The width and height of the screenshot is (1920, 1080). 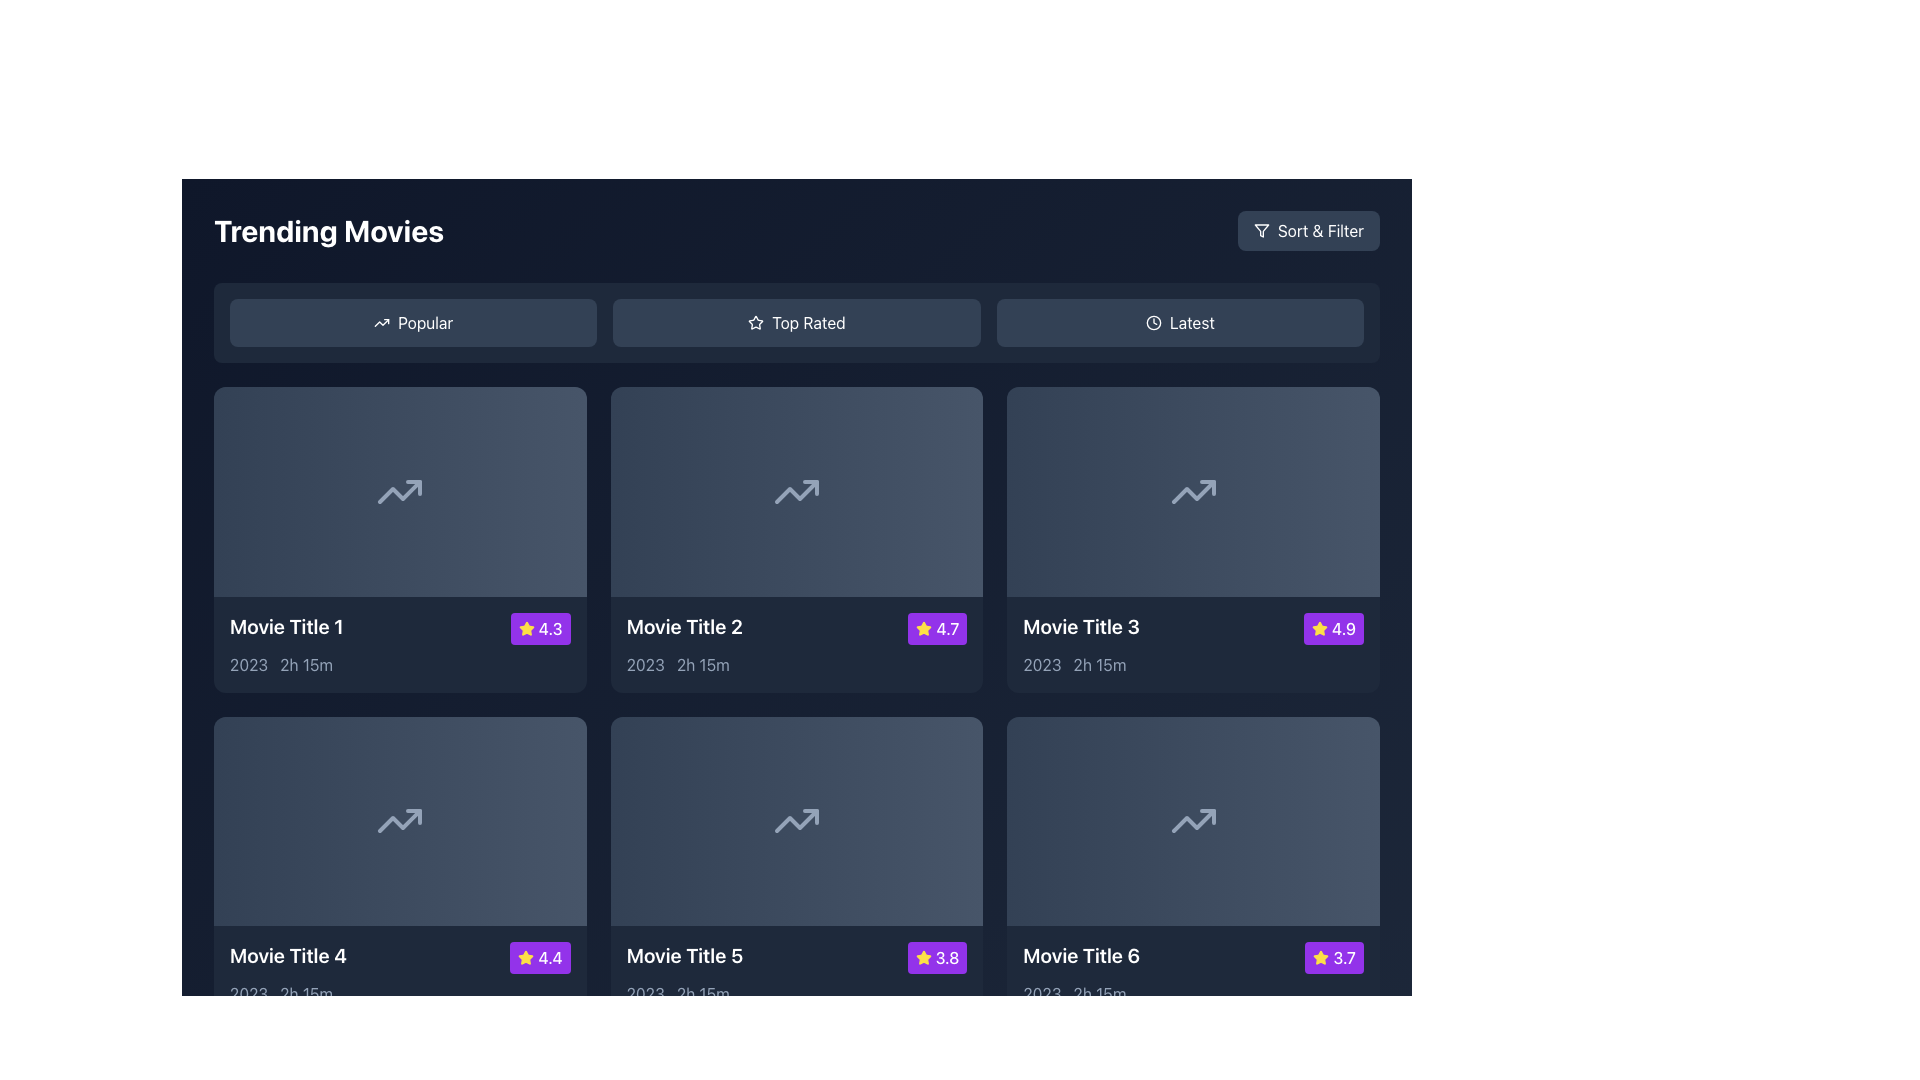 I want to click on the text element displaying '2h 15m' in the movie information block for 'Movie Title 6', located in the bottom-right corner of the grid layout, so click(x=1098, y=994).